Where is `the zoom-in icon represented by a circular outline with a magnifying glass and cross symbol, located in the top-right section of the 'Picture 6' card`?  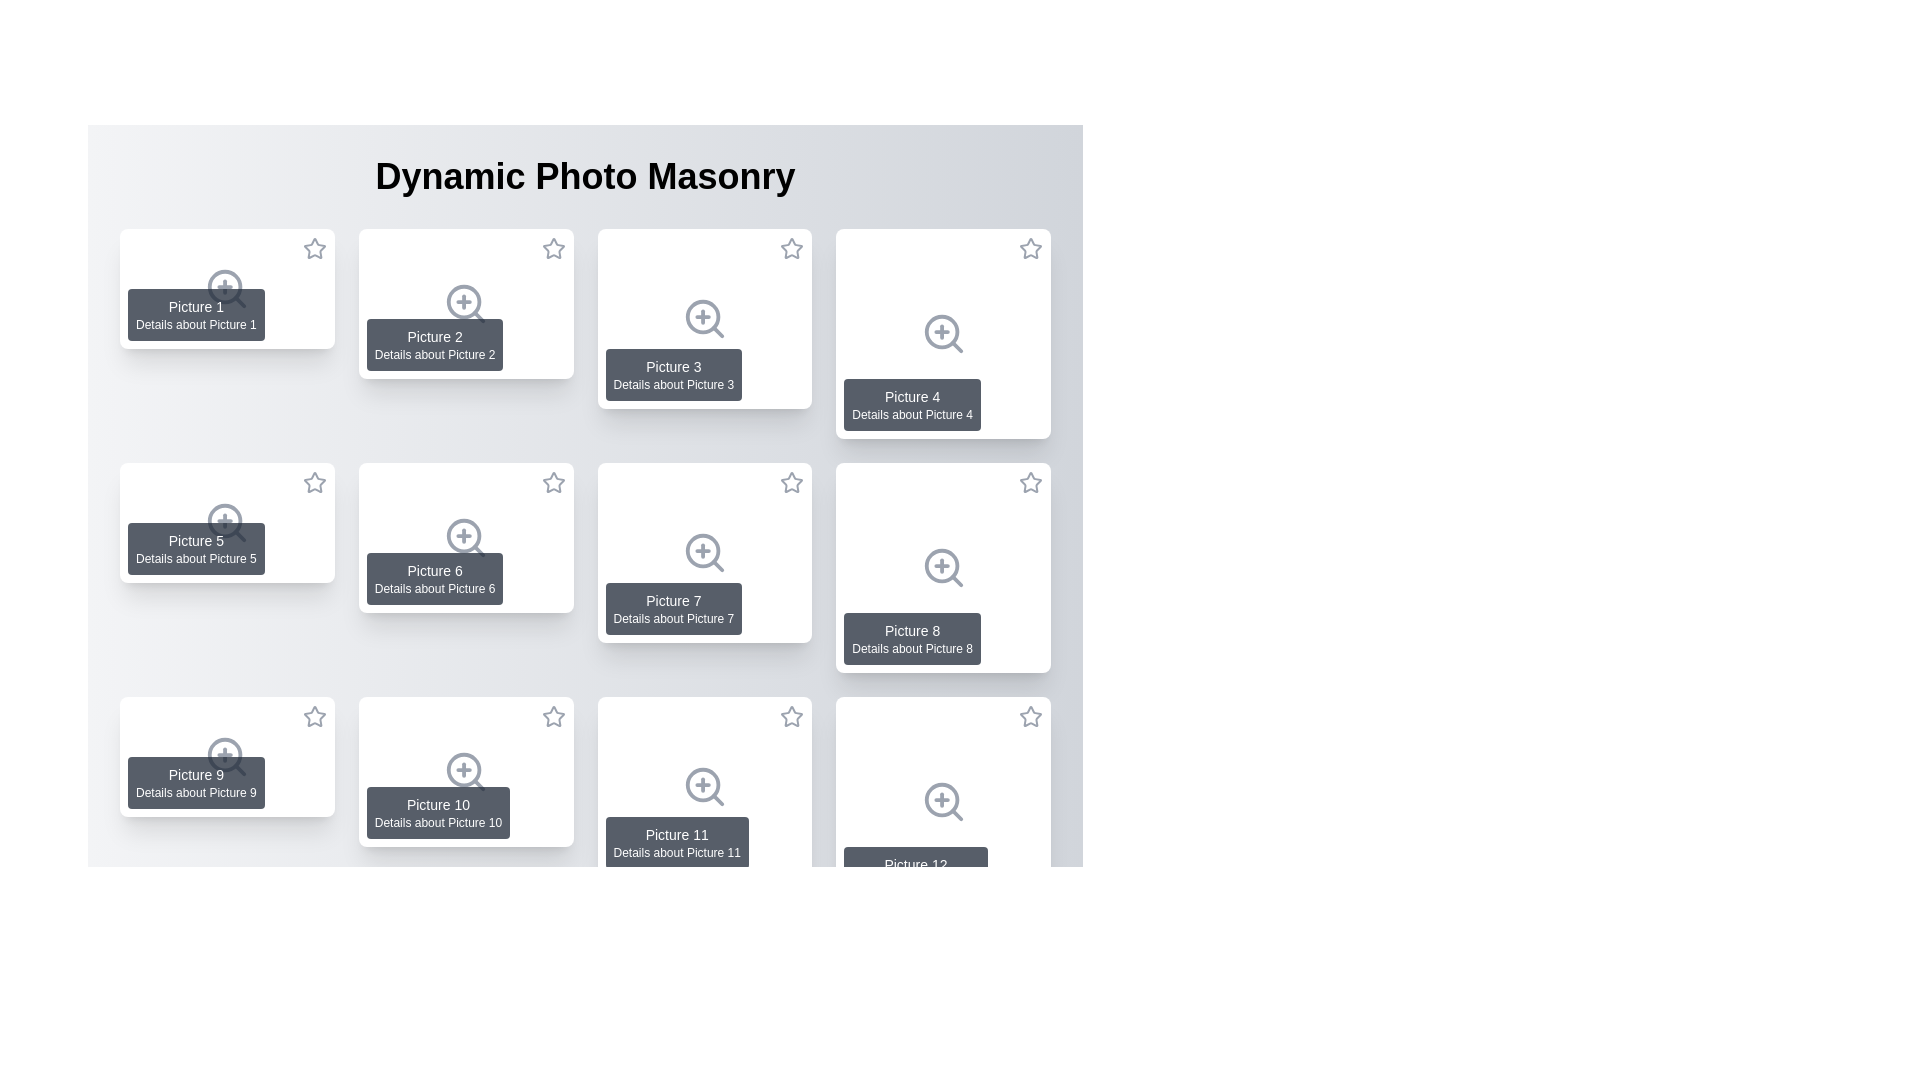
the zoom-in icon represented by a circular outline with a magnifying glass and cross symbol, located in the top-right section of the 'Picture 6' card is located at coordinates (463, 535).